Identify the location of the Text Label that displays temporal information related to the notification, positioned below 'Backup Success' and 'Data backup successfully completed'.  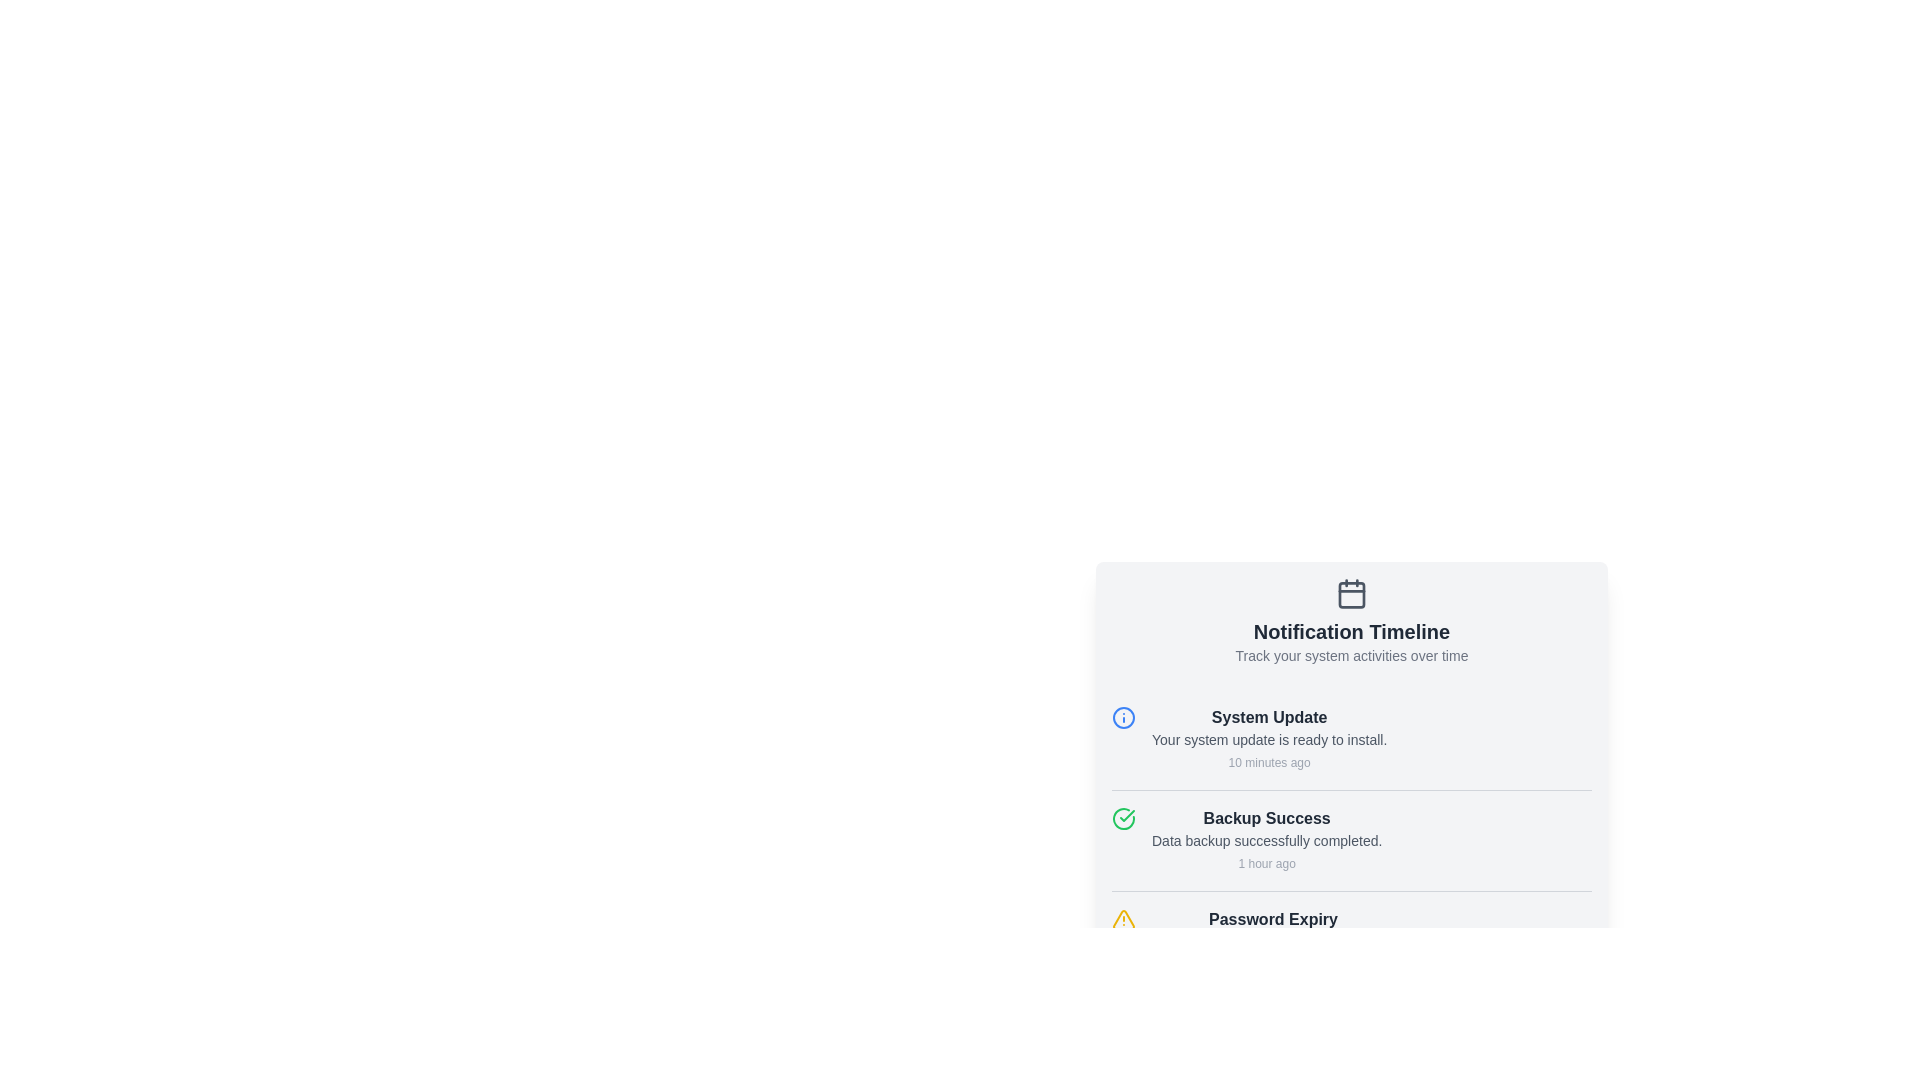
(1266, 863).